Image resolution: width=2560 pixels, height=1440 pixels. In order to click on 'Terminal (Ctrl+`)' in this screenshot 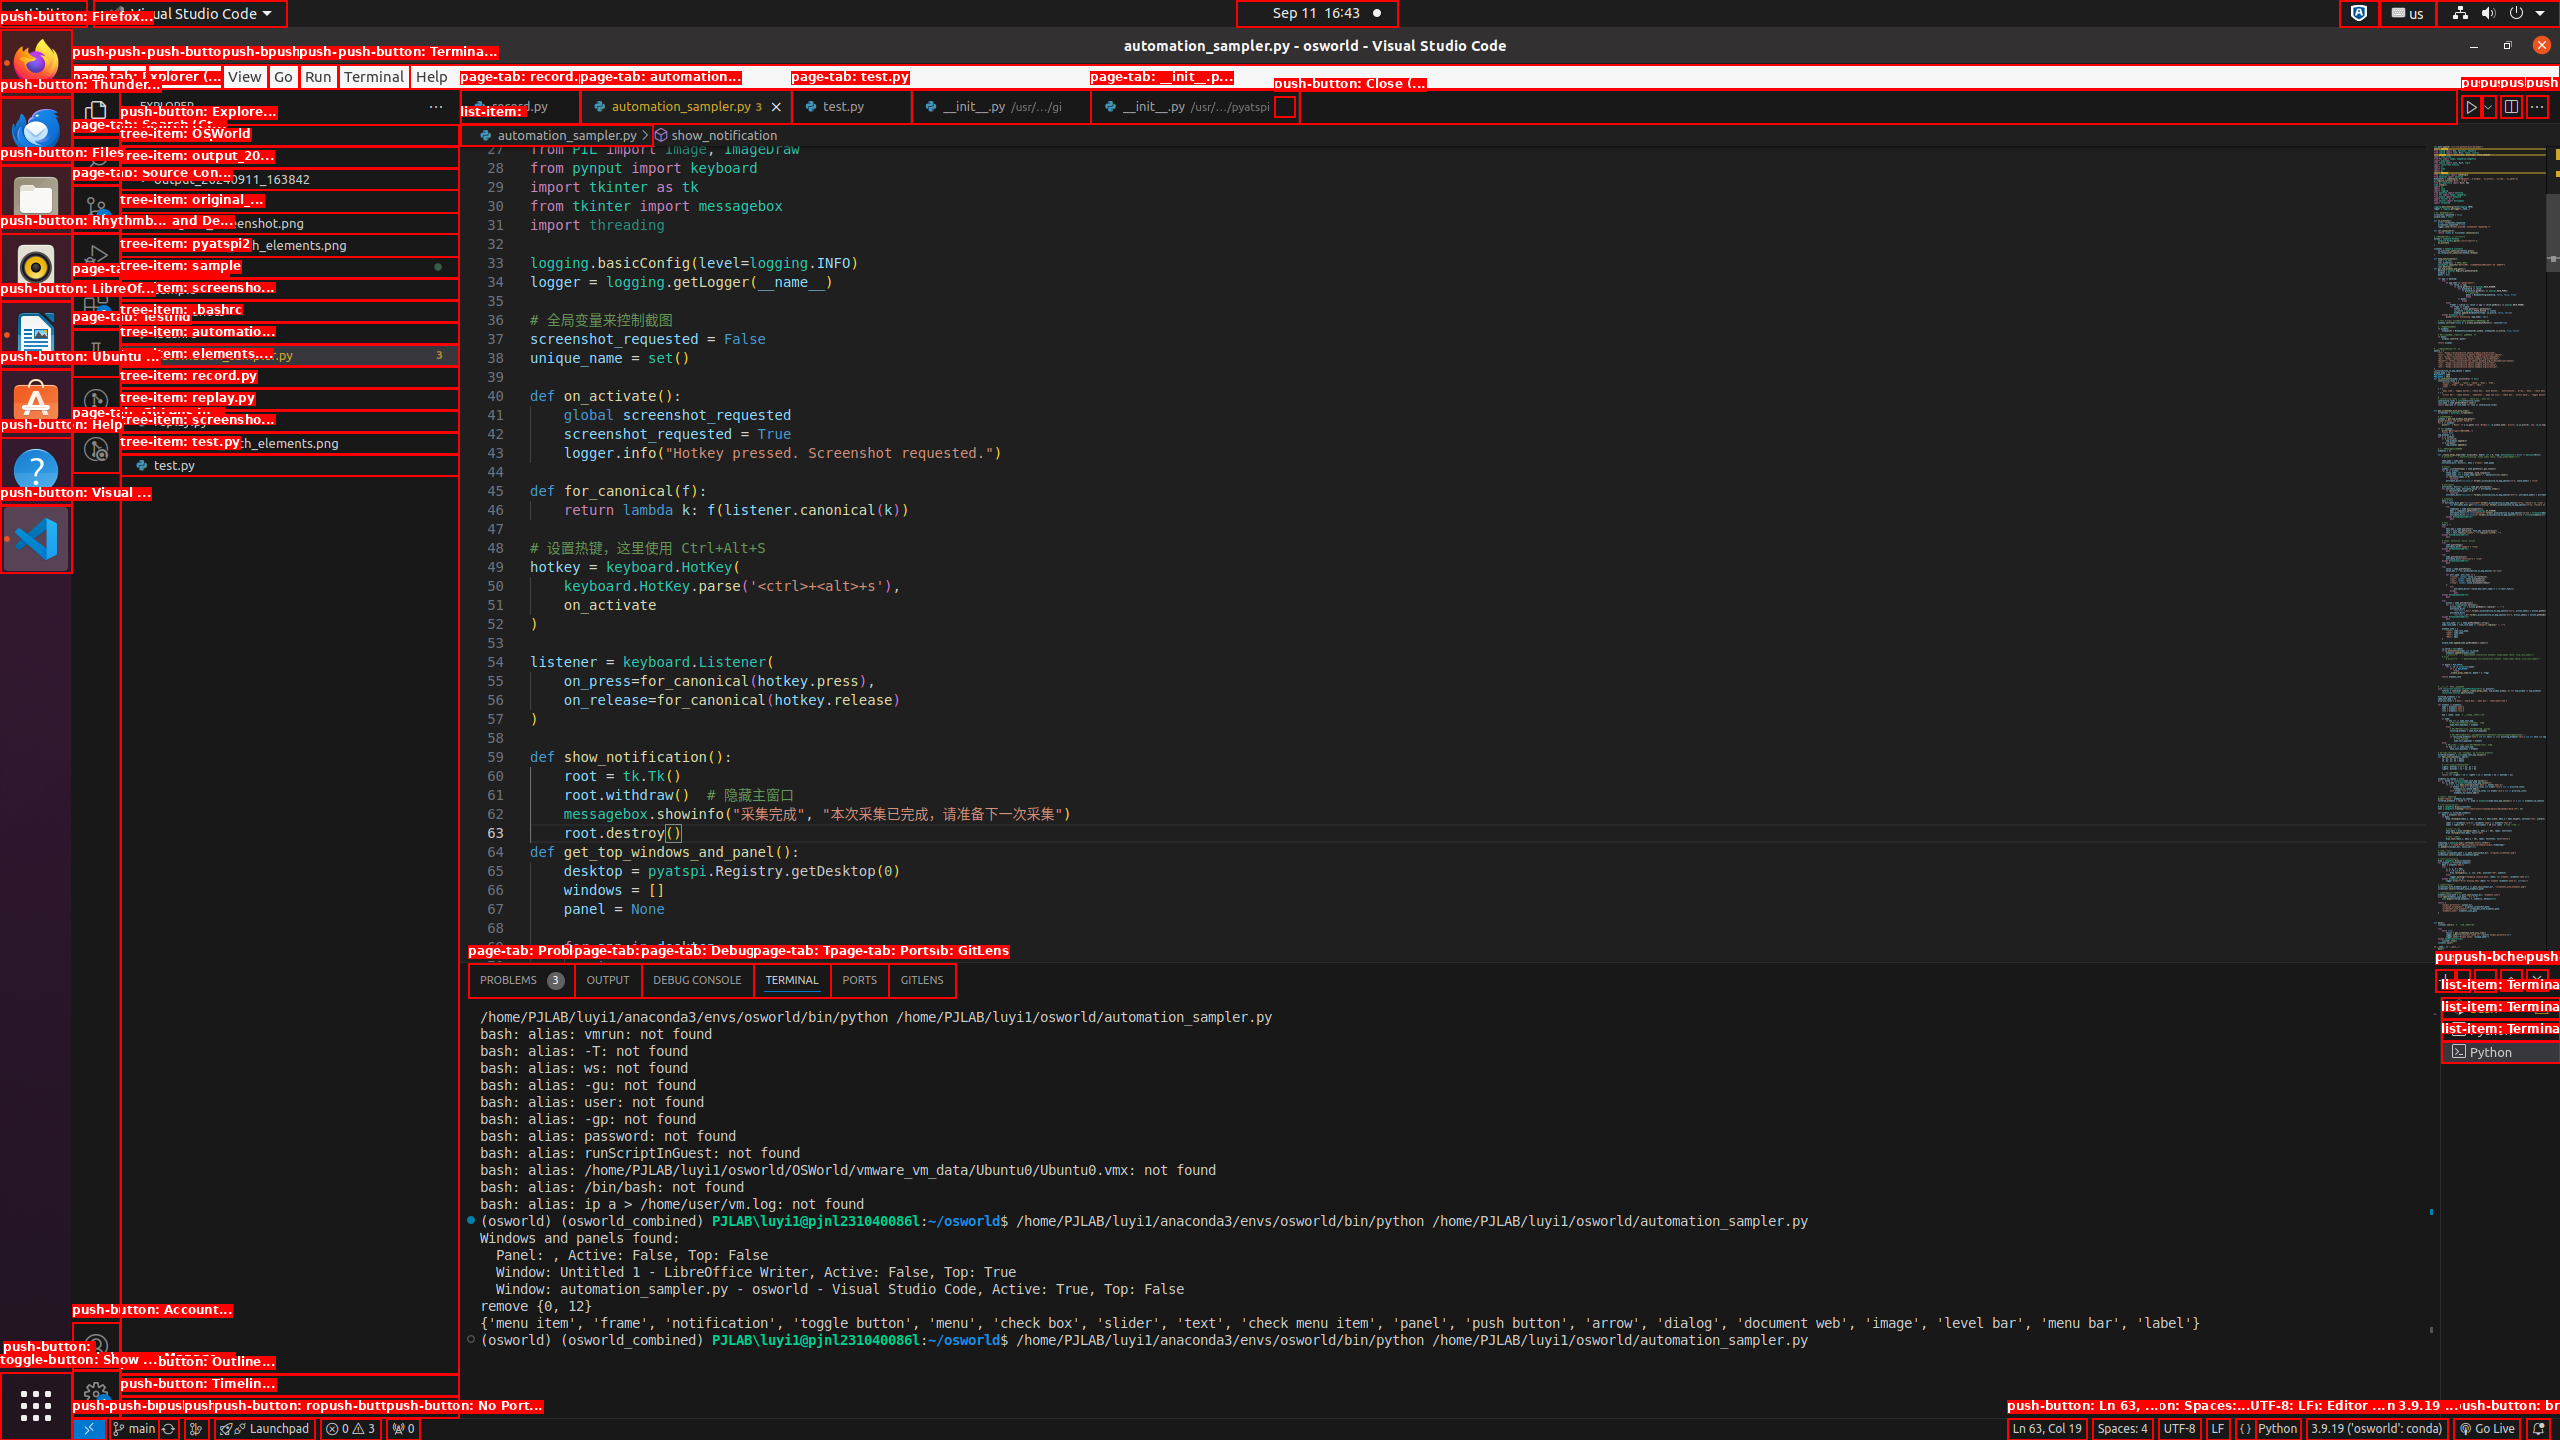, I will do `click(791, 980)`.